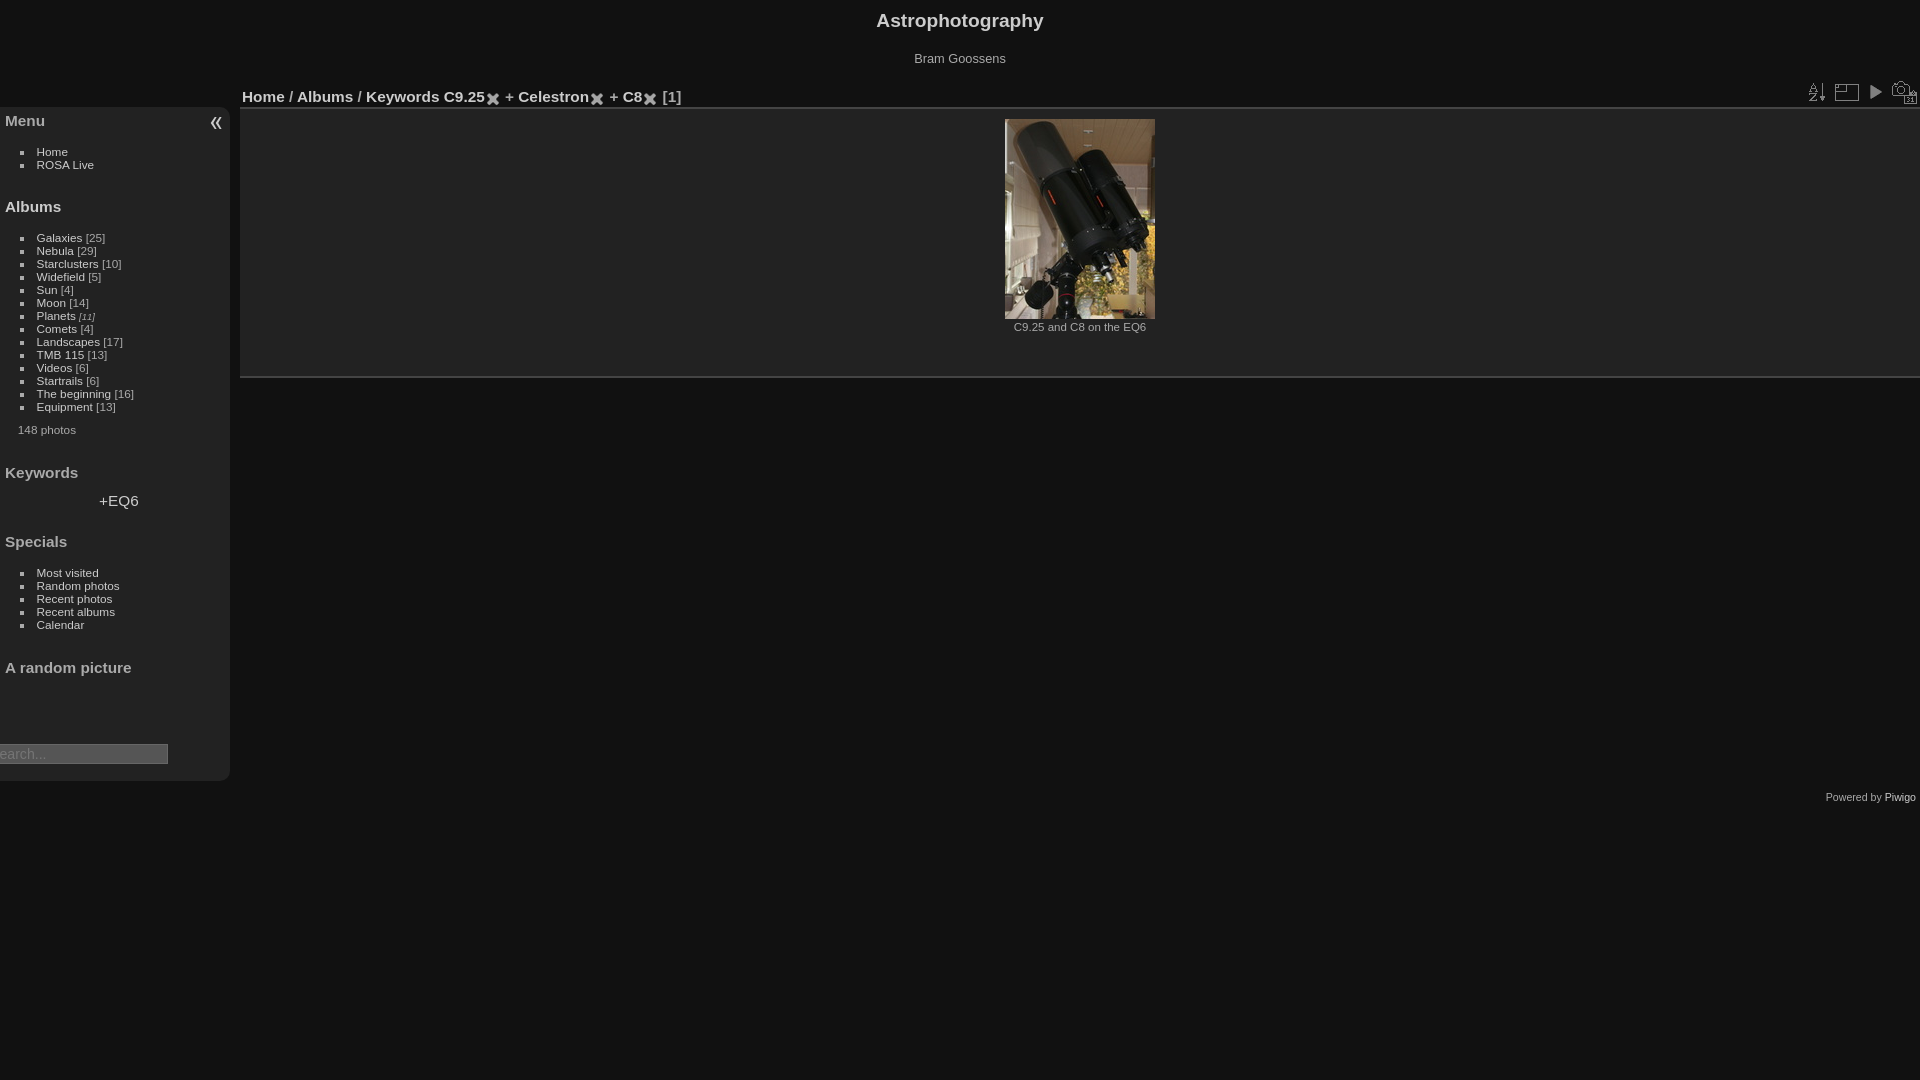 The width and height of the screenshot is (1920, 1080). Describe the element at coordinates (1815, 92) in the screenshot. I see `'Sort order'` at that location.